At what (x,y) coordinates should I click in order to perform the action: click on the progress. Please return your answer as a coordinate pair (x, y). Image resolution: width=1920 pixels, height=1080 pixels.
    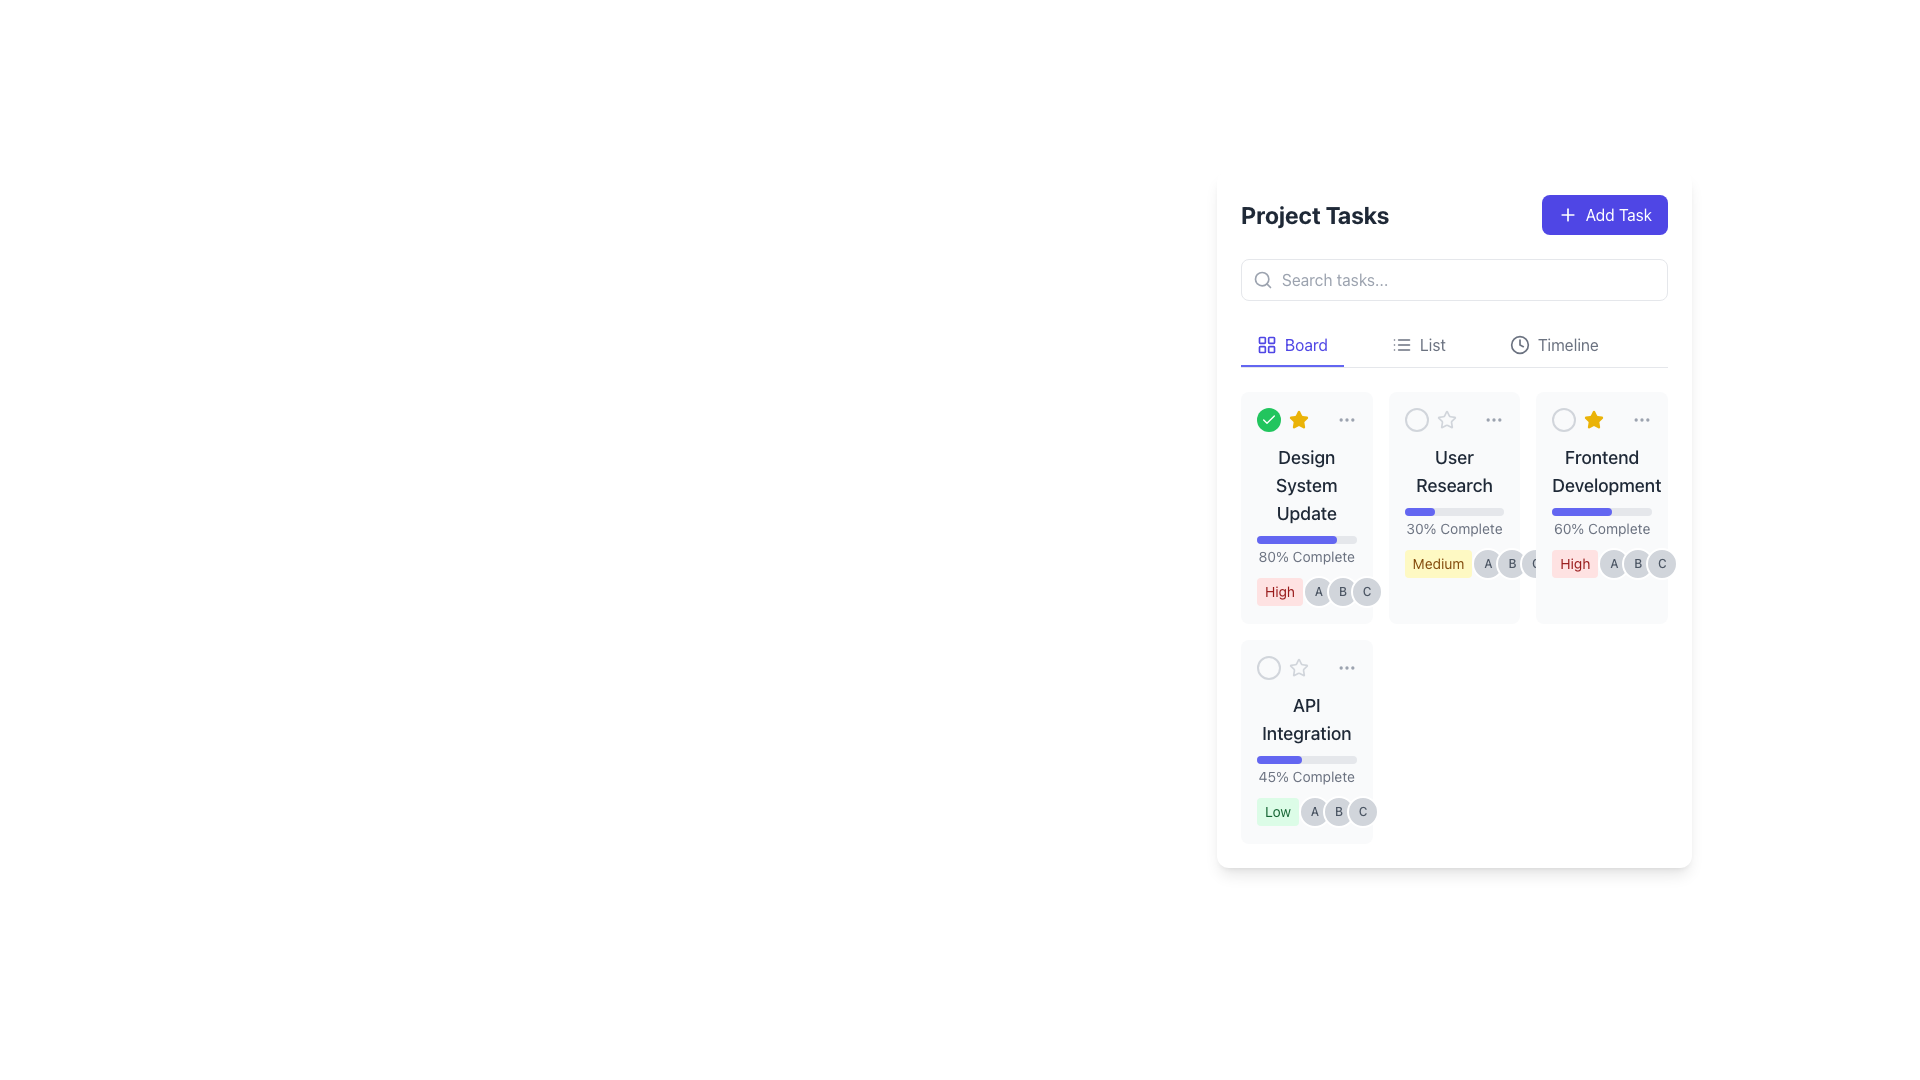
    Looking at the image, I should click on (1628, 511).